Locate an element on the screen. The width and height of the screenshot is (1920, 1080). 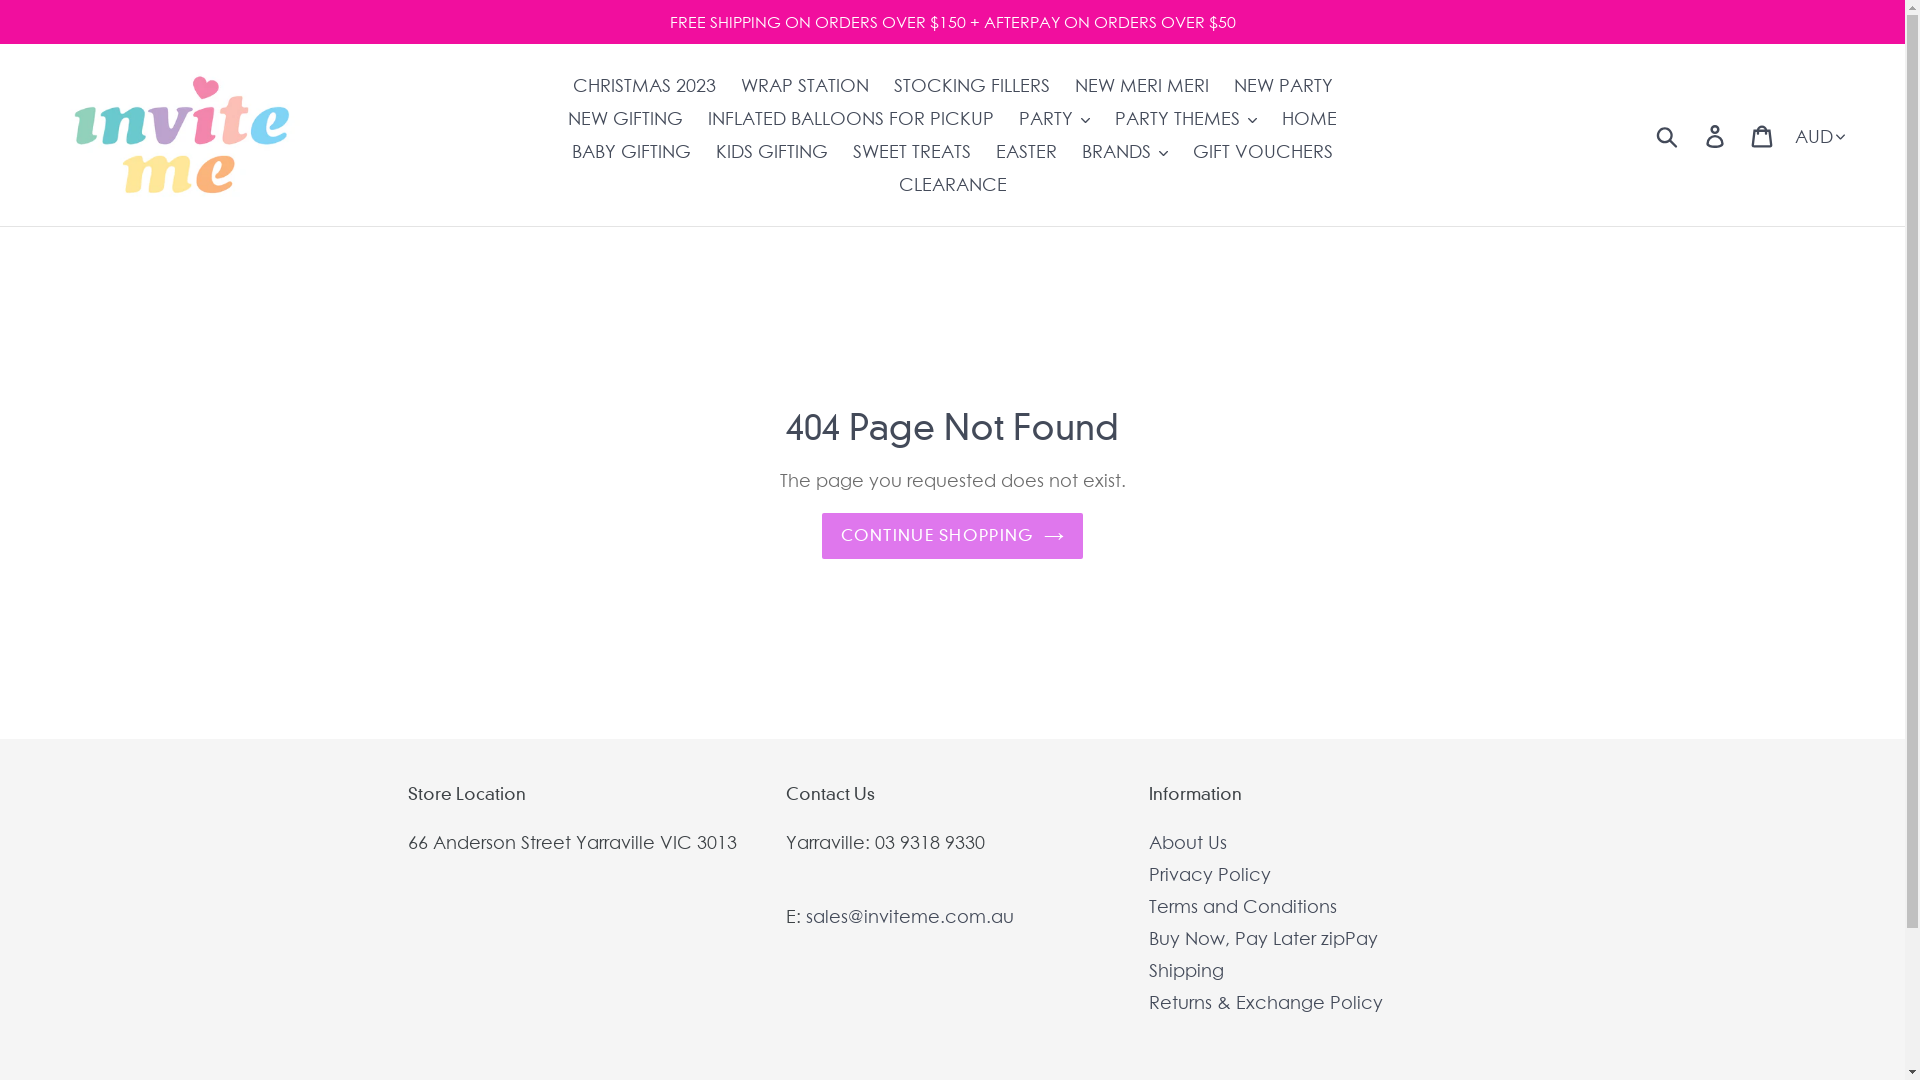
'sales@inviteme.com.au' is located at coordinates (909, 916).